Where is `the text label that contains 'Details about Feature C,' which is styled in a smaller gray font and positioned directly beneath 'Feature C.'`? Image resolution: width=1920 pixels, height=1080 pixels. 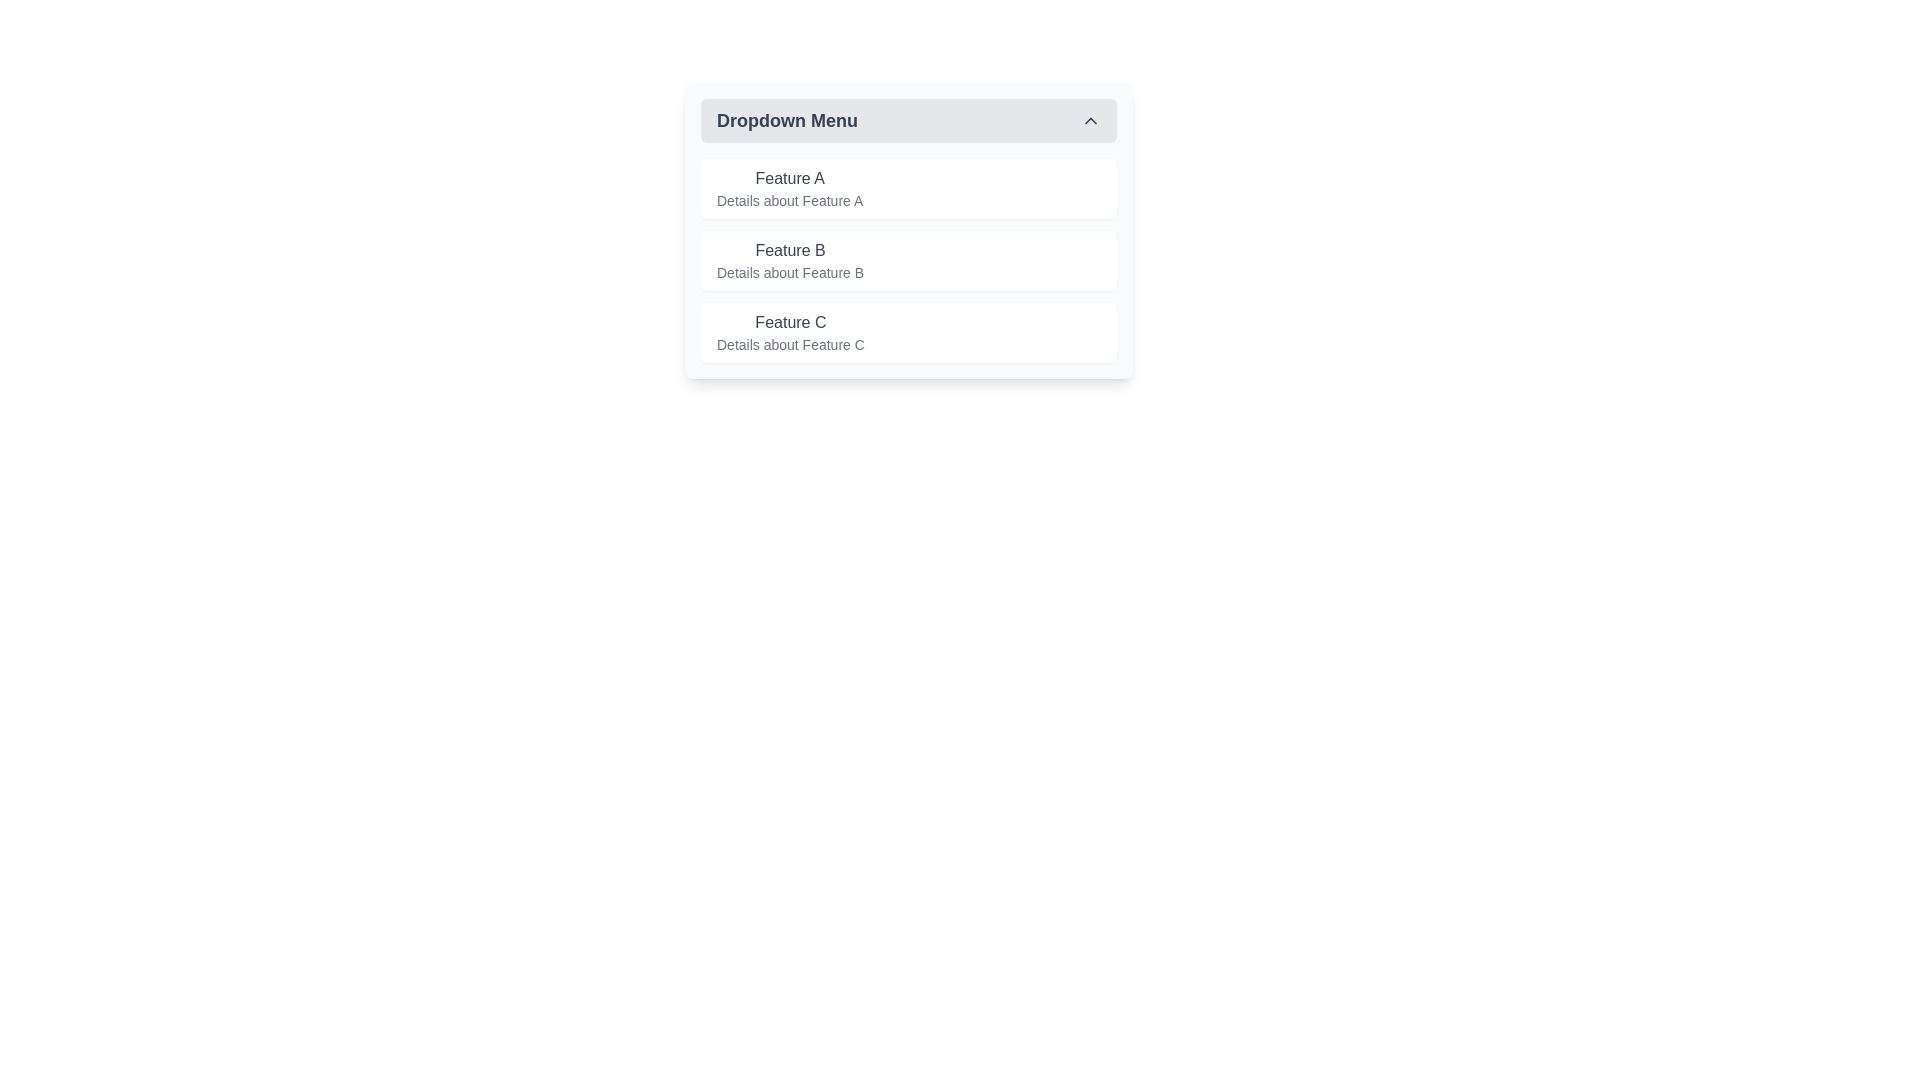
the text label that contains 'Details about Feature C,' which is styled in a smaller gray font and positioned directly beneath 'Feature C.' is located at coordinates (789, 343).